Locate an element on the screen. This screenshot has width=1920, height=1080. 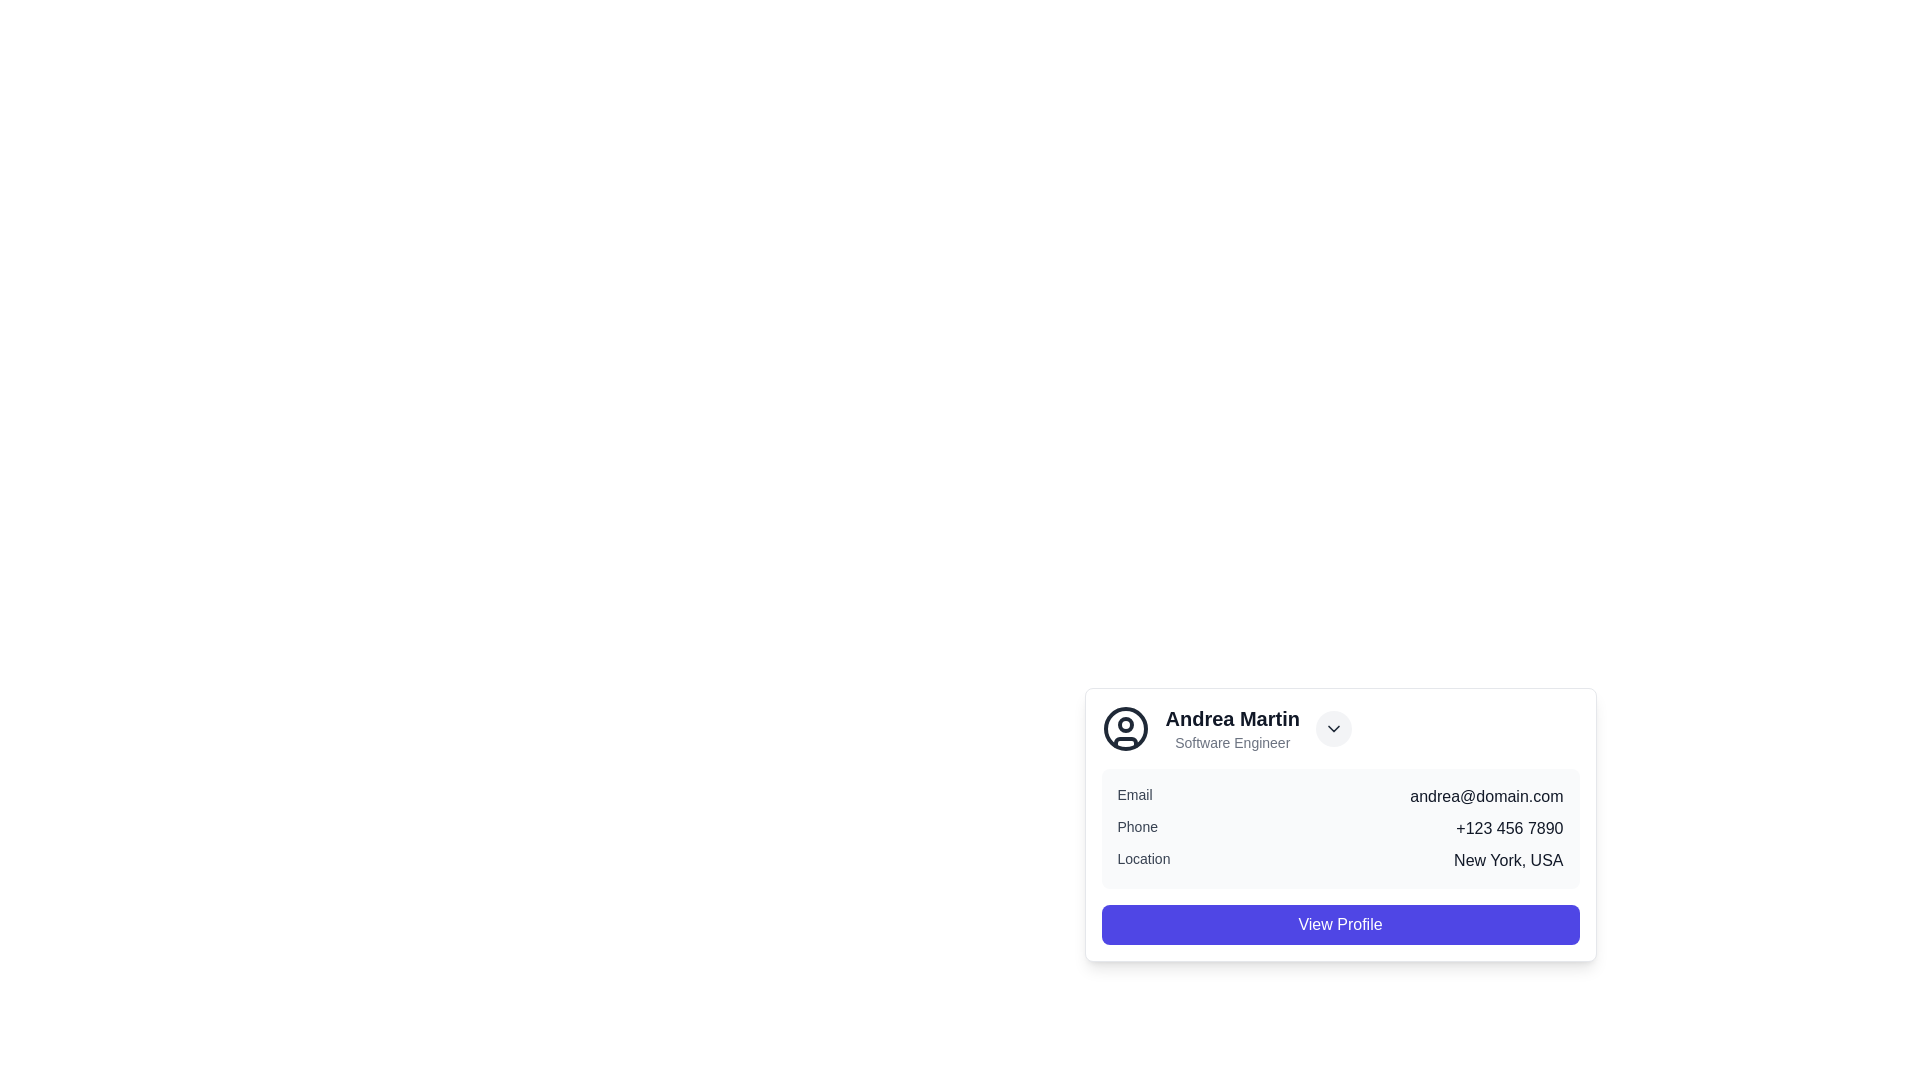
the circular user avatar icon located at the top-left corner of the user profile card to interact with the profile is located at coordinates (1125, 729).